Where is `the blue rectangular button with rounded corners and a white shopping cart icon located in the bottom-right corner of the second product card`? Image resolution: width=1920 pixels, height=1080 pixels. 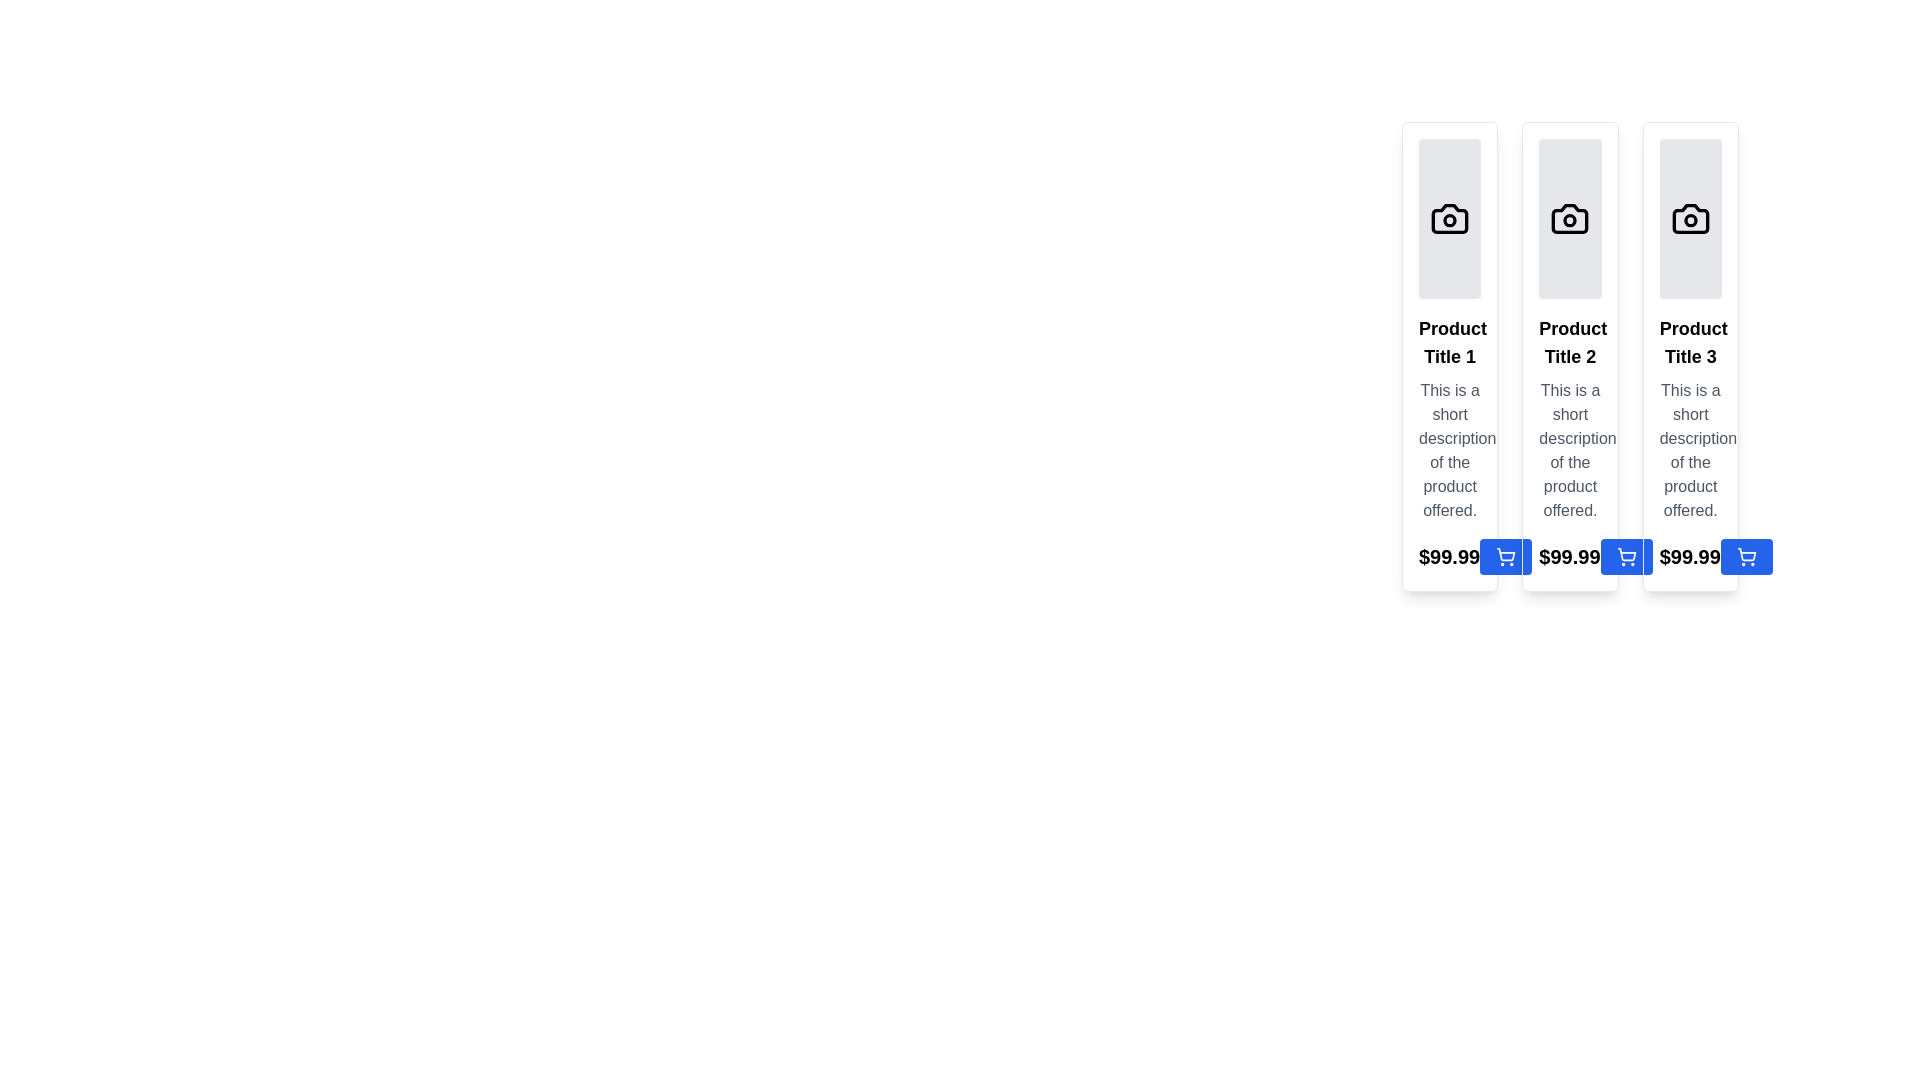 the blue rectangular button with rounded corners and a white shopping cart icon located in the bottom-right corner of the second product card is located at coordinates (1506, 556).